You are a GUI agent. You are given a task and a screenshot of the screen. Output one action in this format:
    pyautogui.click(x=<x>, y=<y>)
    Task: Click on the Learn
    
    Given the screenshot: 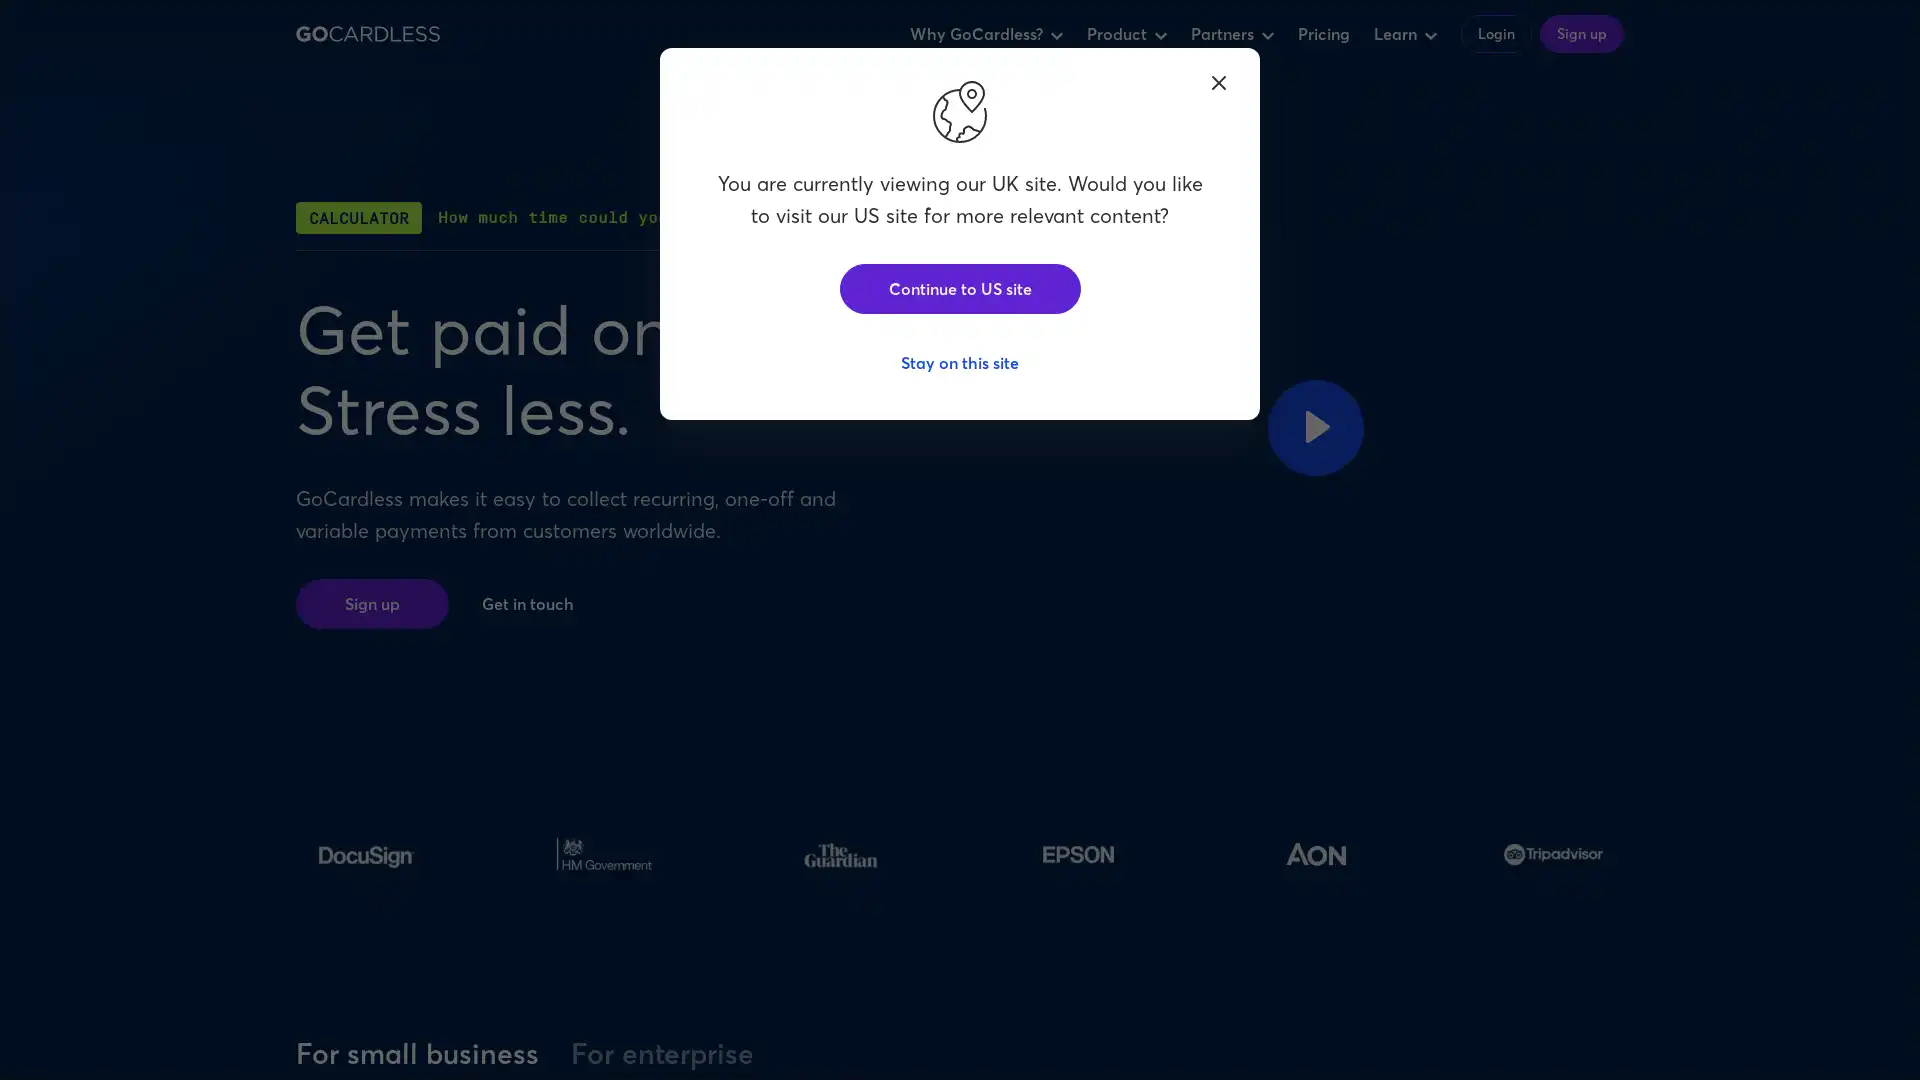 What is the action you would take?
    pyautogui.click(x=1404, y=34)
    